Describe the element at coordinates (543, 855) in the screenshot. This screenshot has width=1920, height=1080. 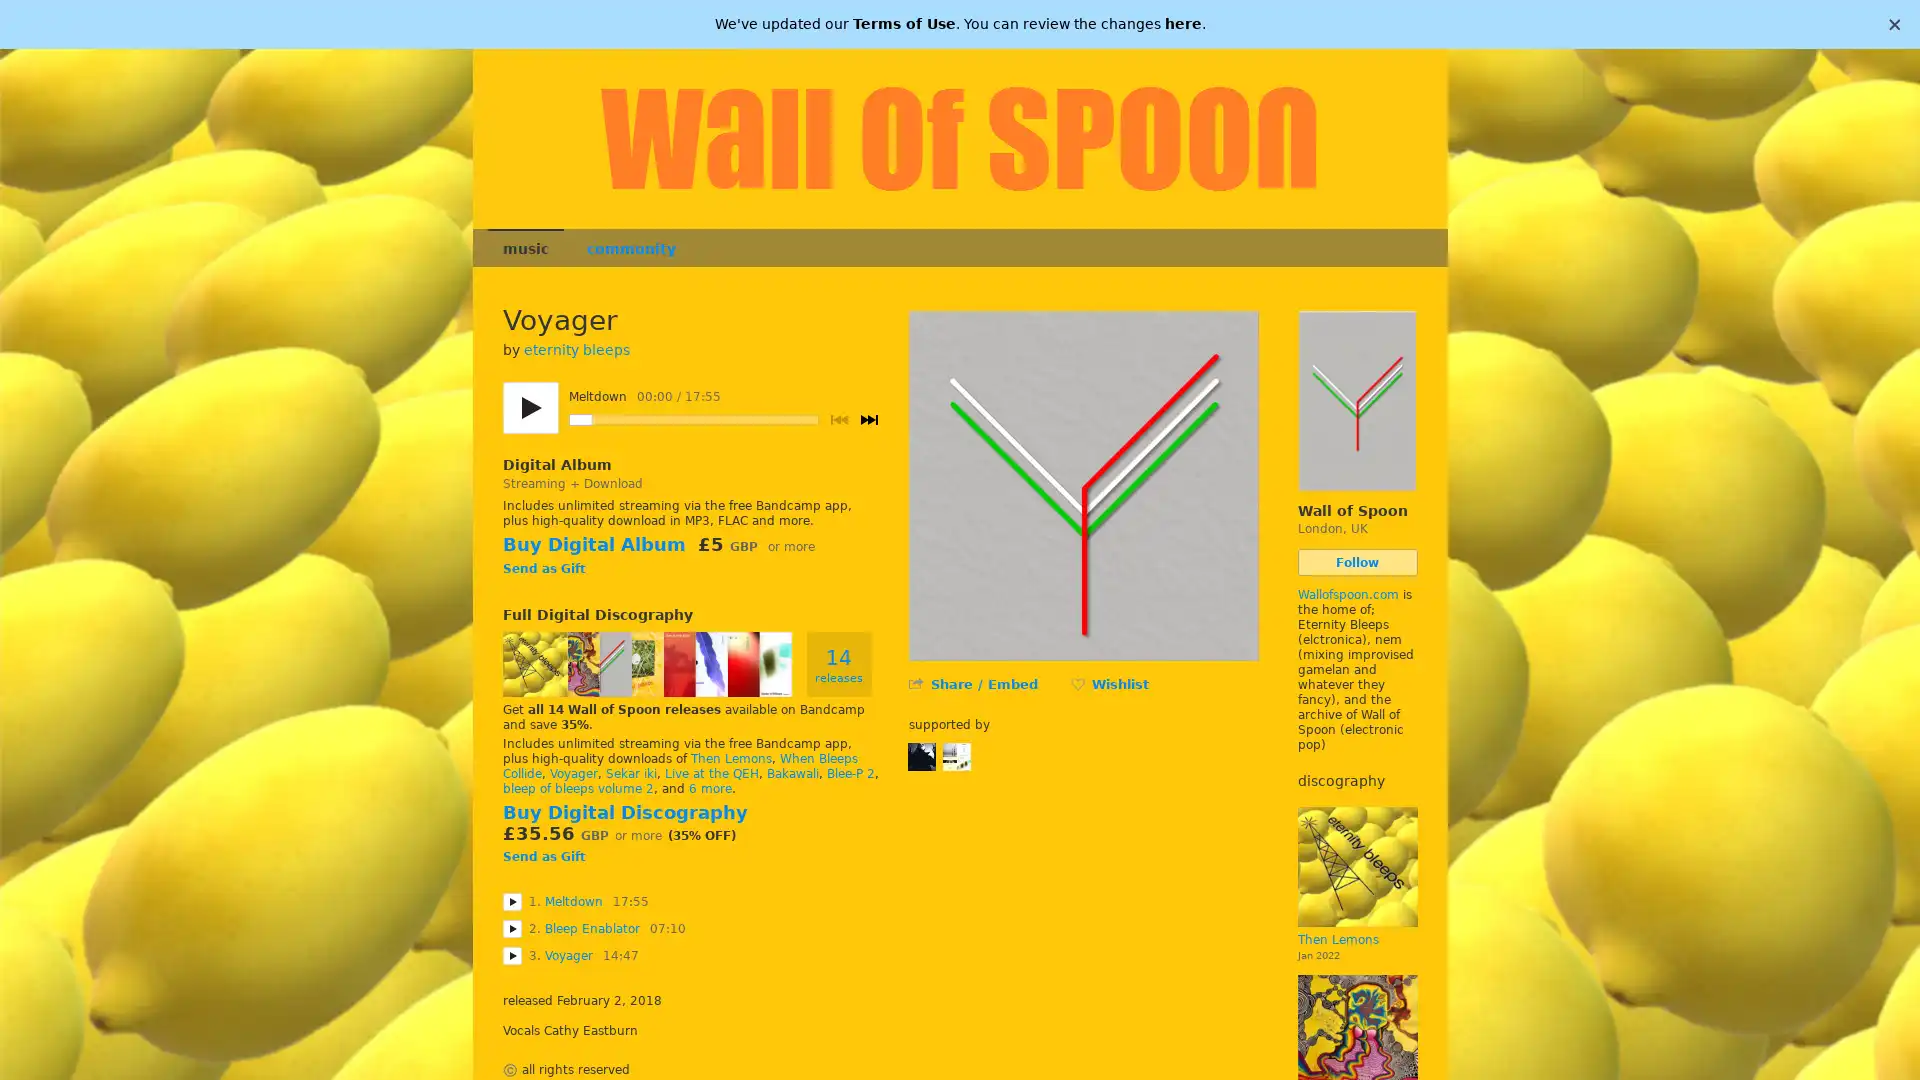
I see `Send as Gift` at that location.